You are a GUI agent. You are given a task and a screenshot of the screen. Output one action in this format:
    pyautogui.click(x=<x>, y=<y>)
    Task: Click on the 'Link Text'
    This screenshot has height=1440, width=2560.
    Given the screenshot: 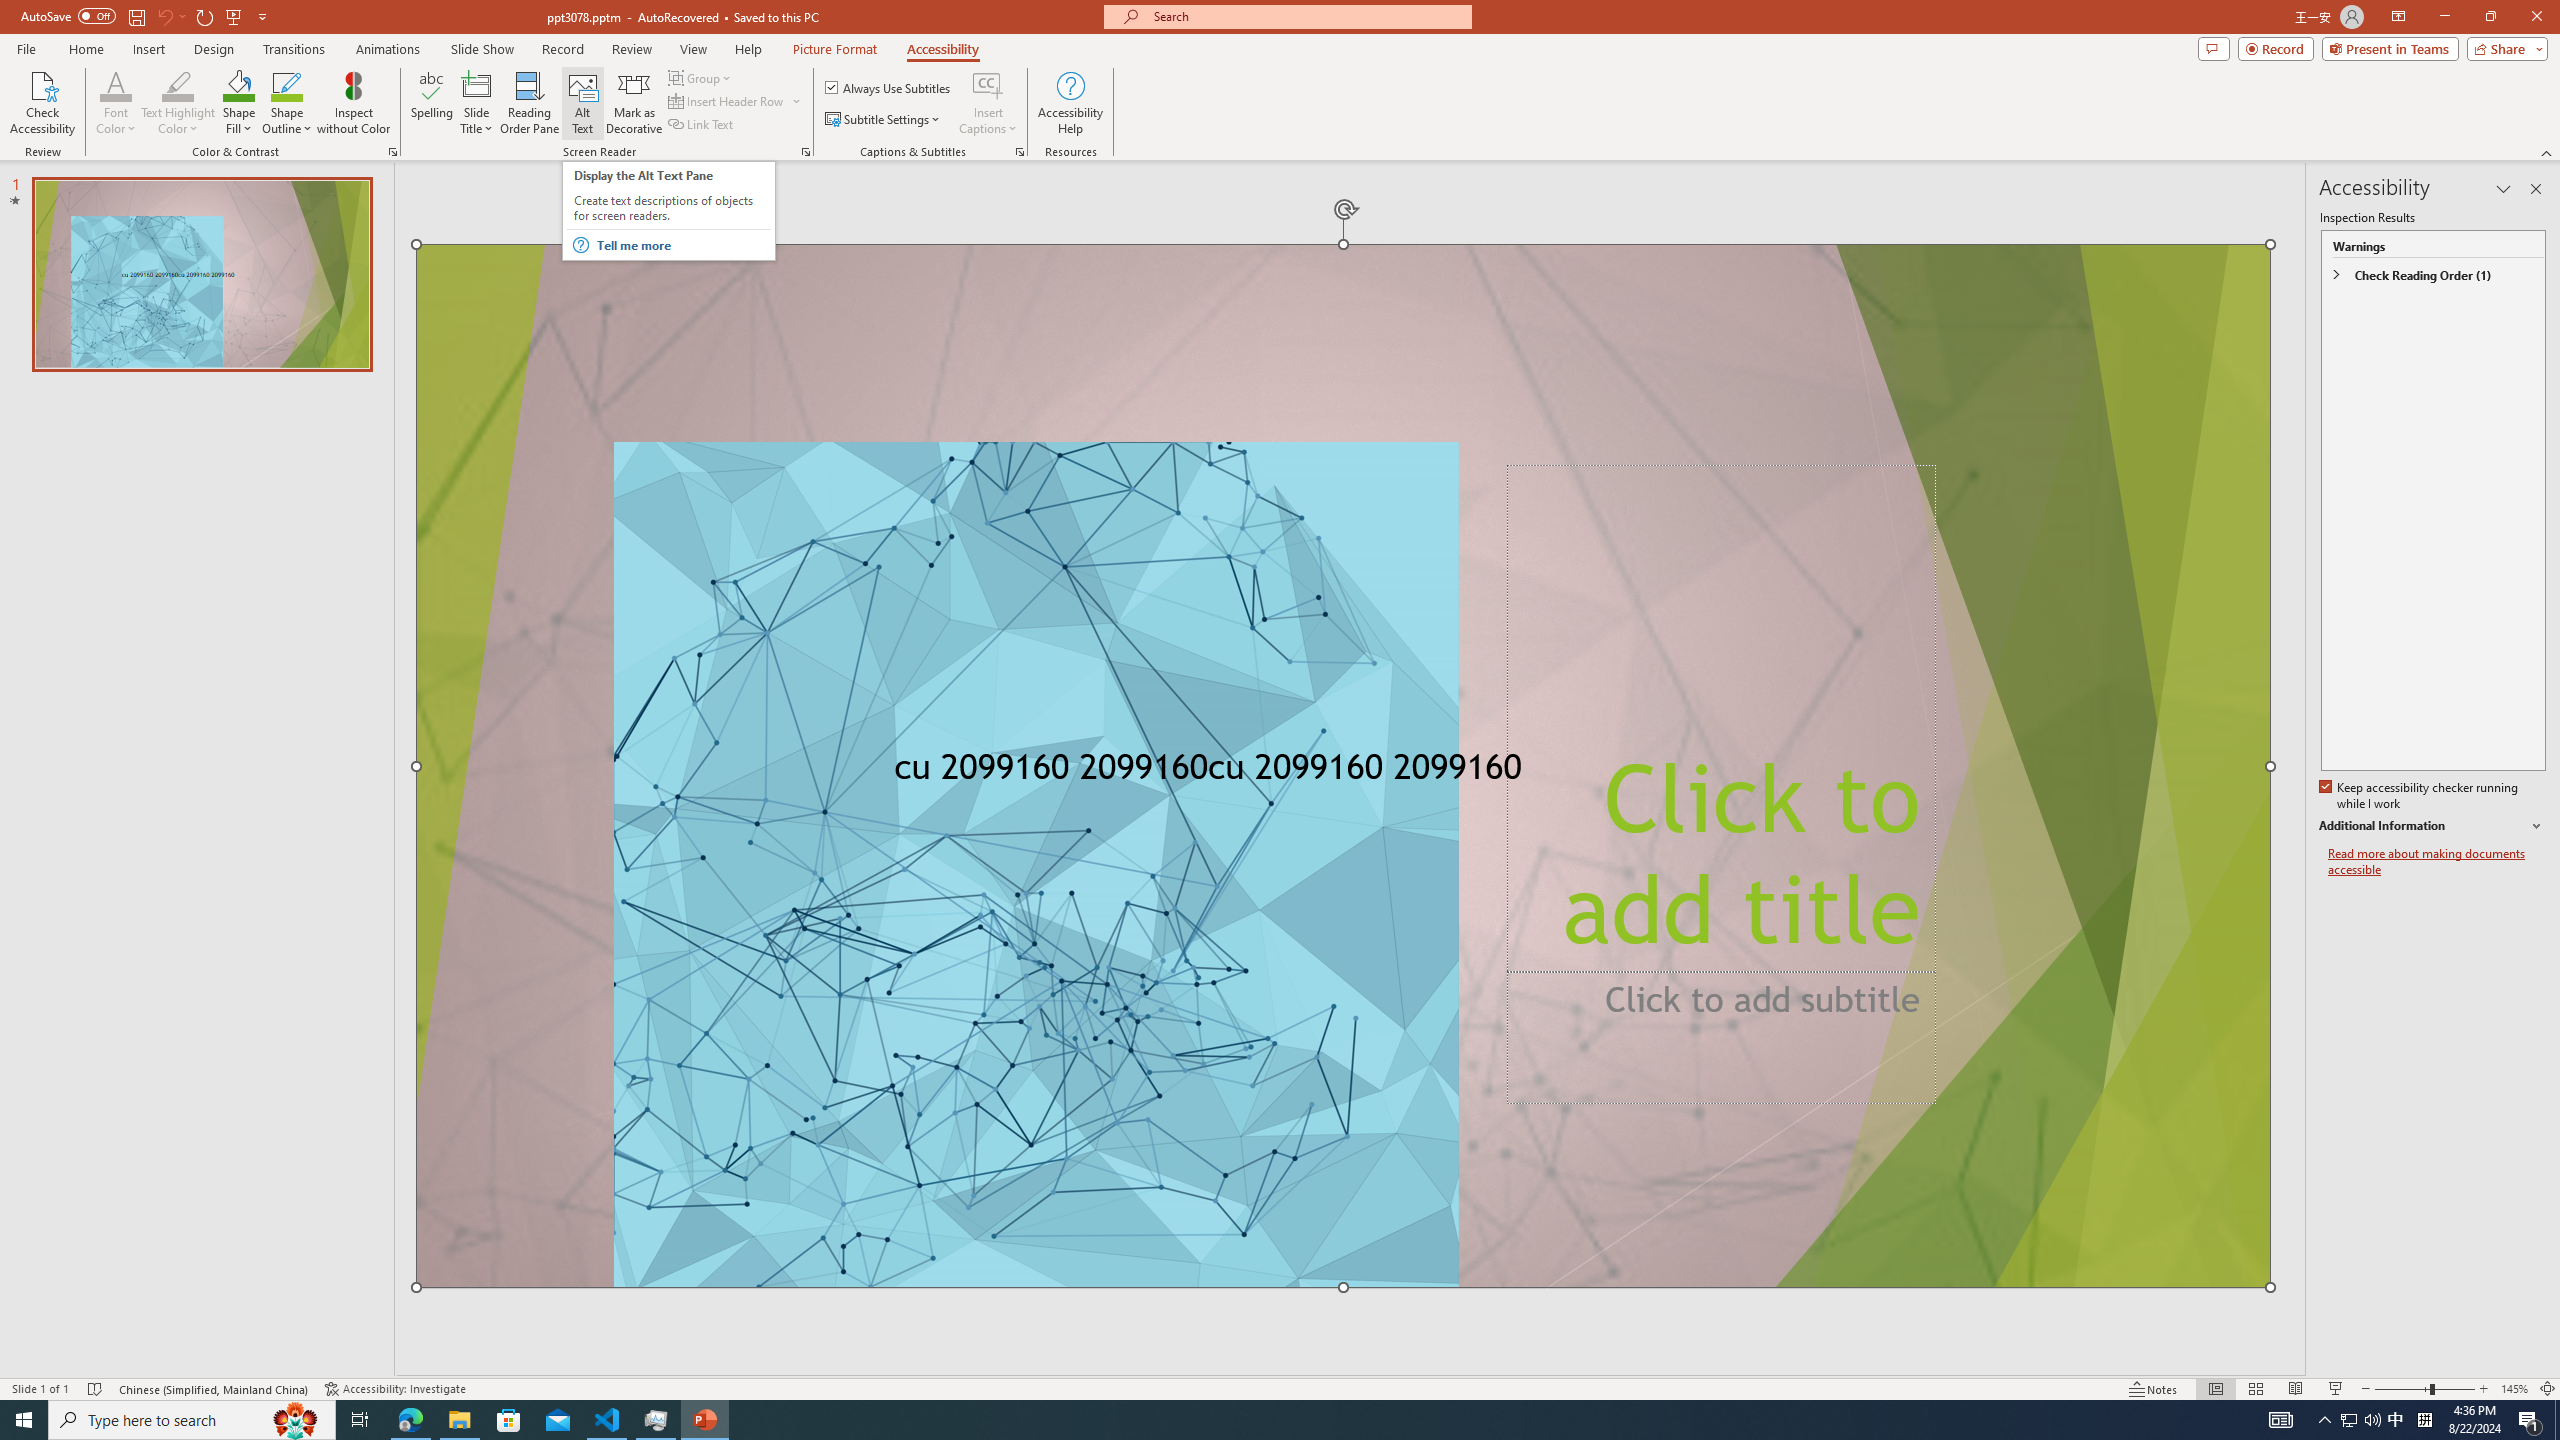 What is the action you would take?
    pyautogui.click(x=701, y=122)
    